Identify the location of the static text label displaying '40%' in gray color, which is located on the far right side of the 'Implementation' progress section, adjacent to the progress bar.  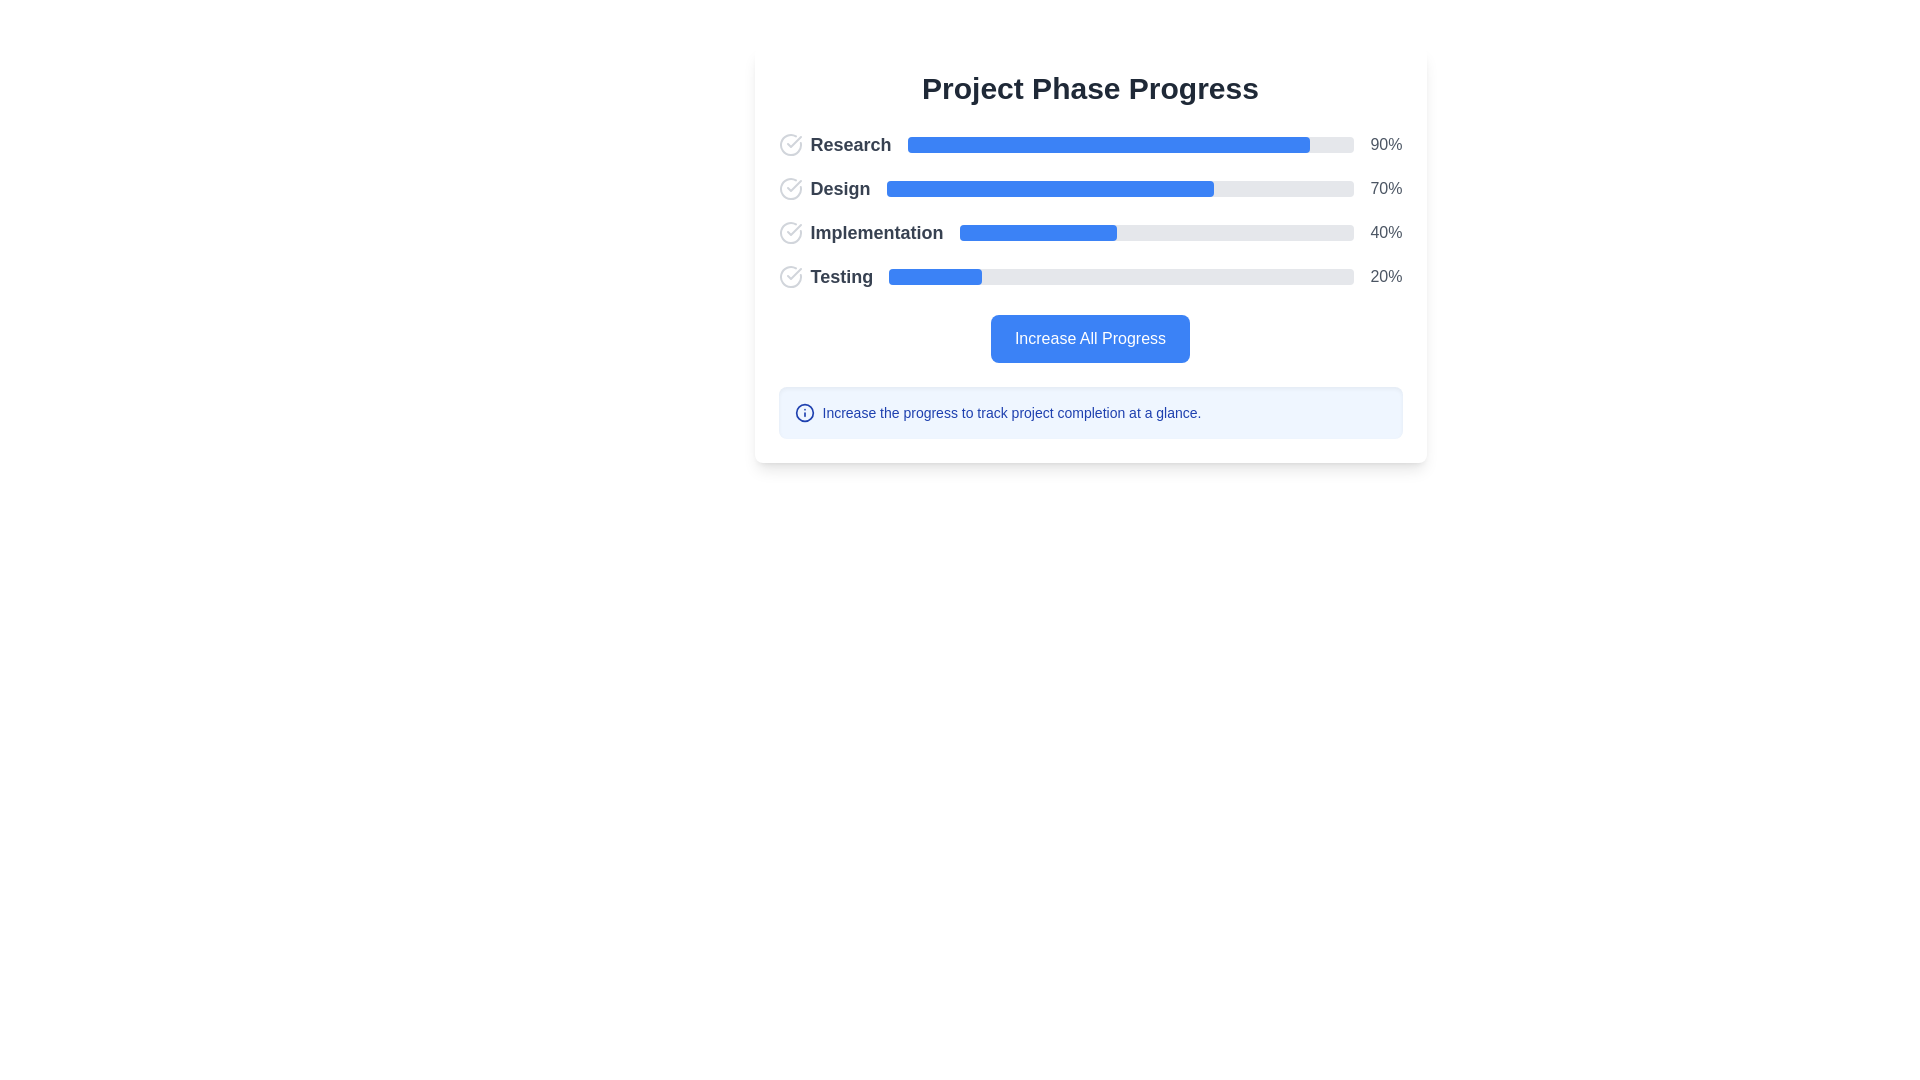
(1385, 231).